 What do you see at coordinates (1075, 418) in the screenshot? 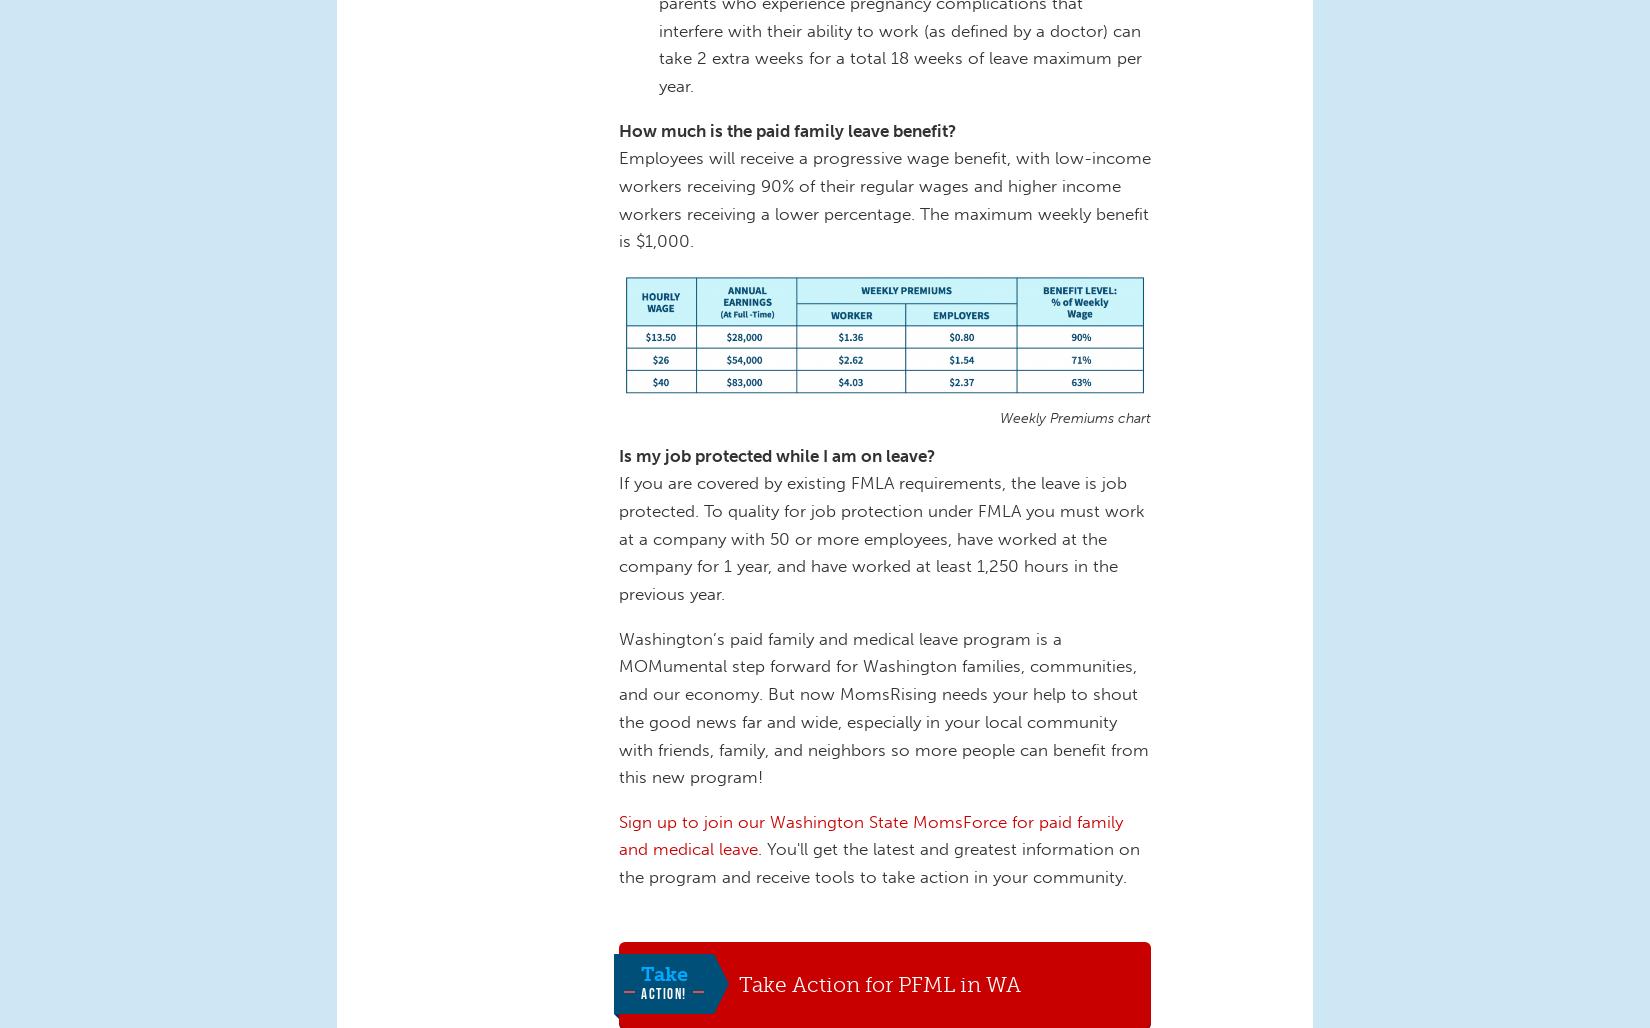
I see `'Weekly Premiums chart'` at bounding box center [1075, 418].